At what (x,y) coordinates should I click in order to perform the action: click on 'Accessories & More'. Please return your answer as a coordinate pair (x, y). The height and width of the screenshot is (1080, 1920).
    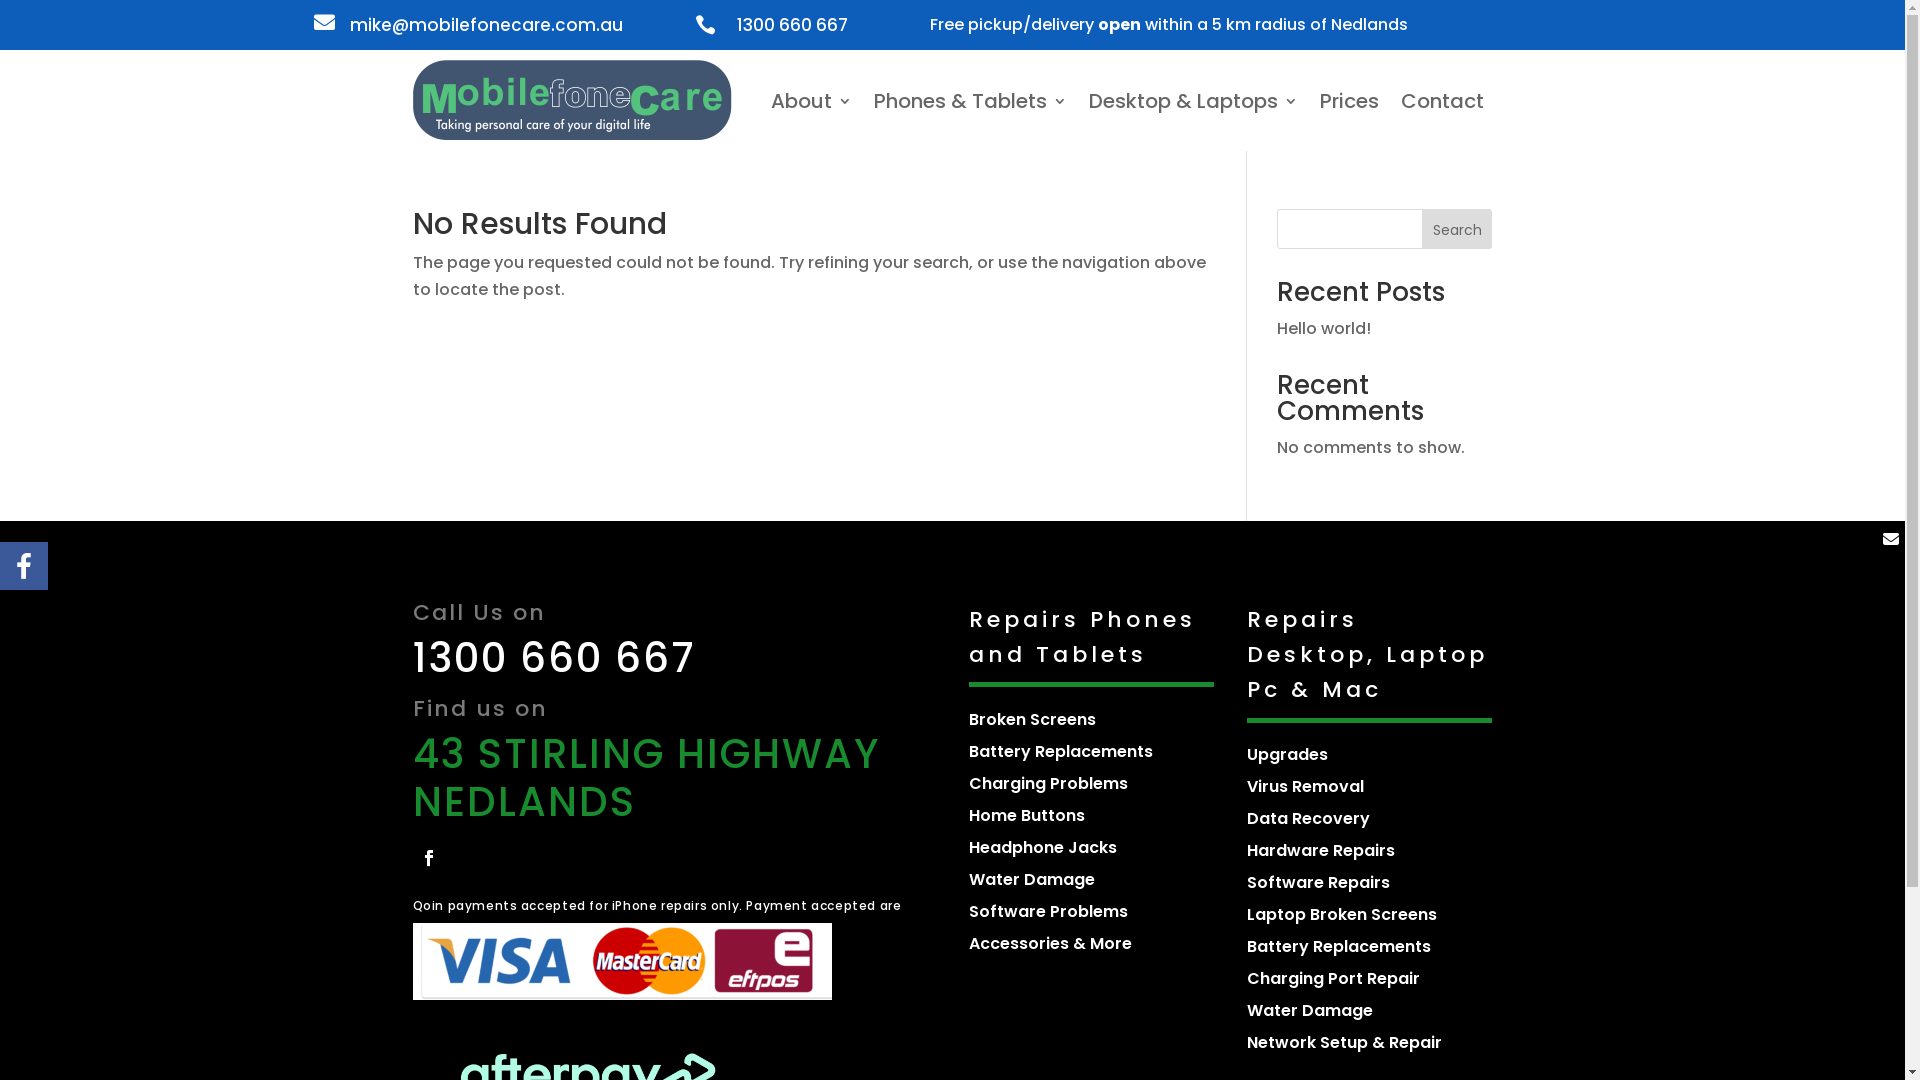
    Looking at the image, I should click on (969, 943).